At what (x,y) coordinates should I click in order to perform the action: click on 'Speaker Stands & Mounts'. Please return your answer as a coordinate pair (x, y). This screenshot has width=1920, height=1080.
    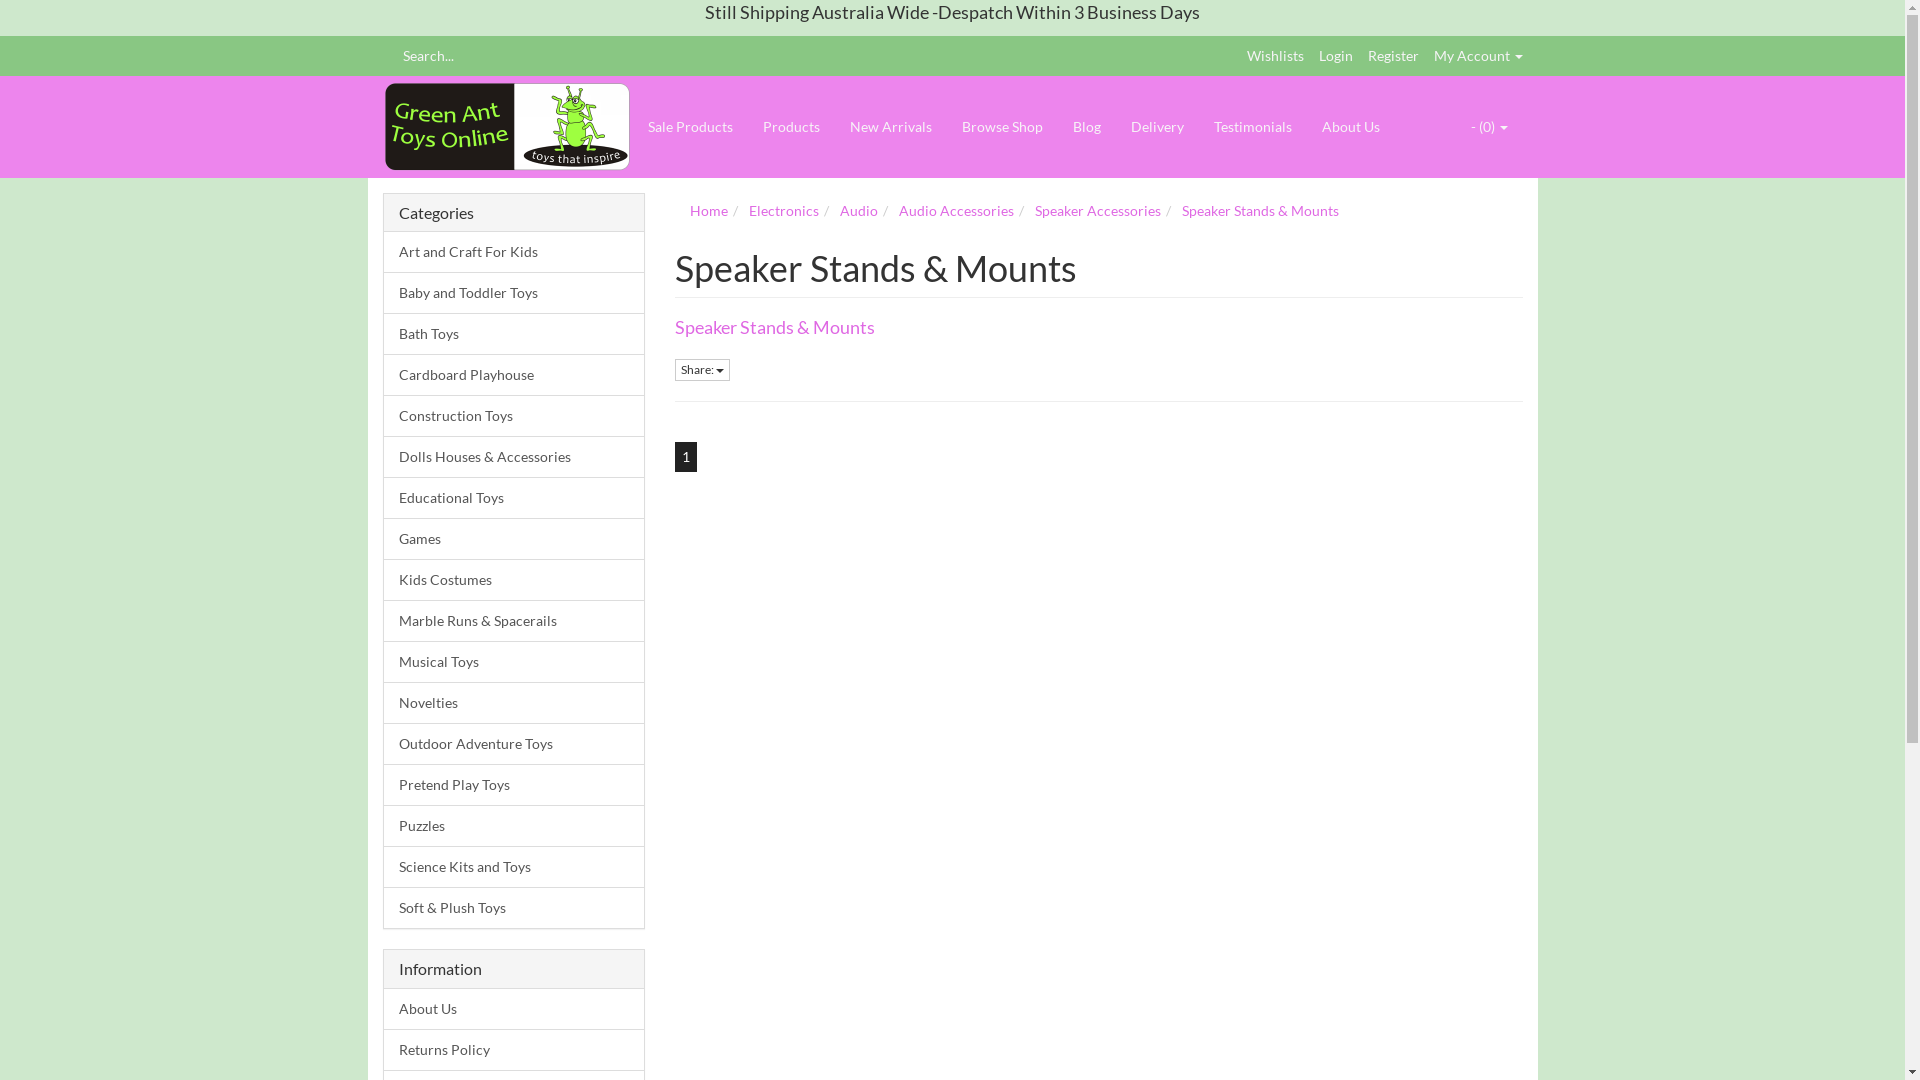
    Looking at the image, I should click on (675, 326).